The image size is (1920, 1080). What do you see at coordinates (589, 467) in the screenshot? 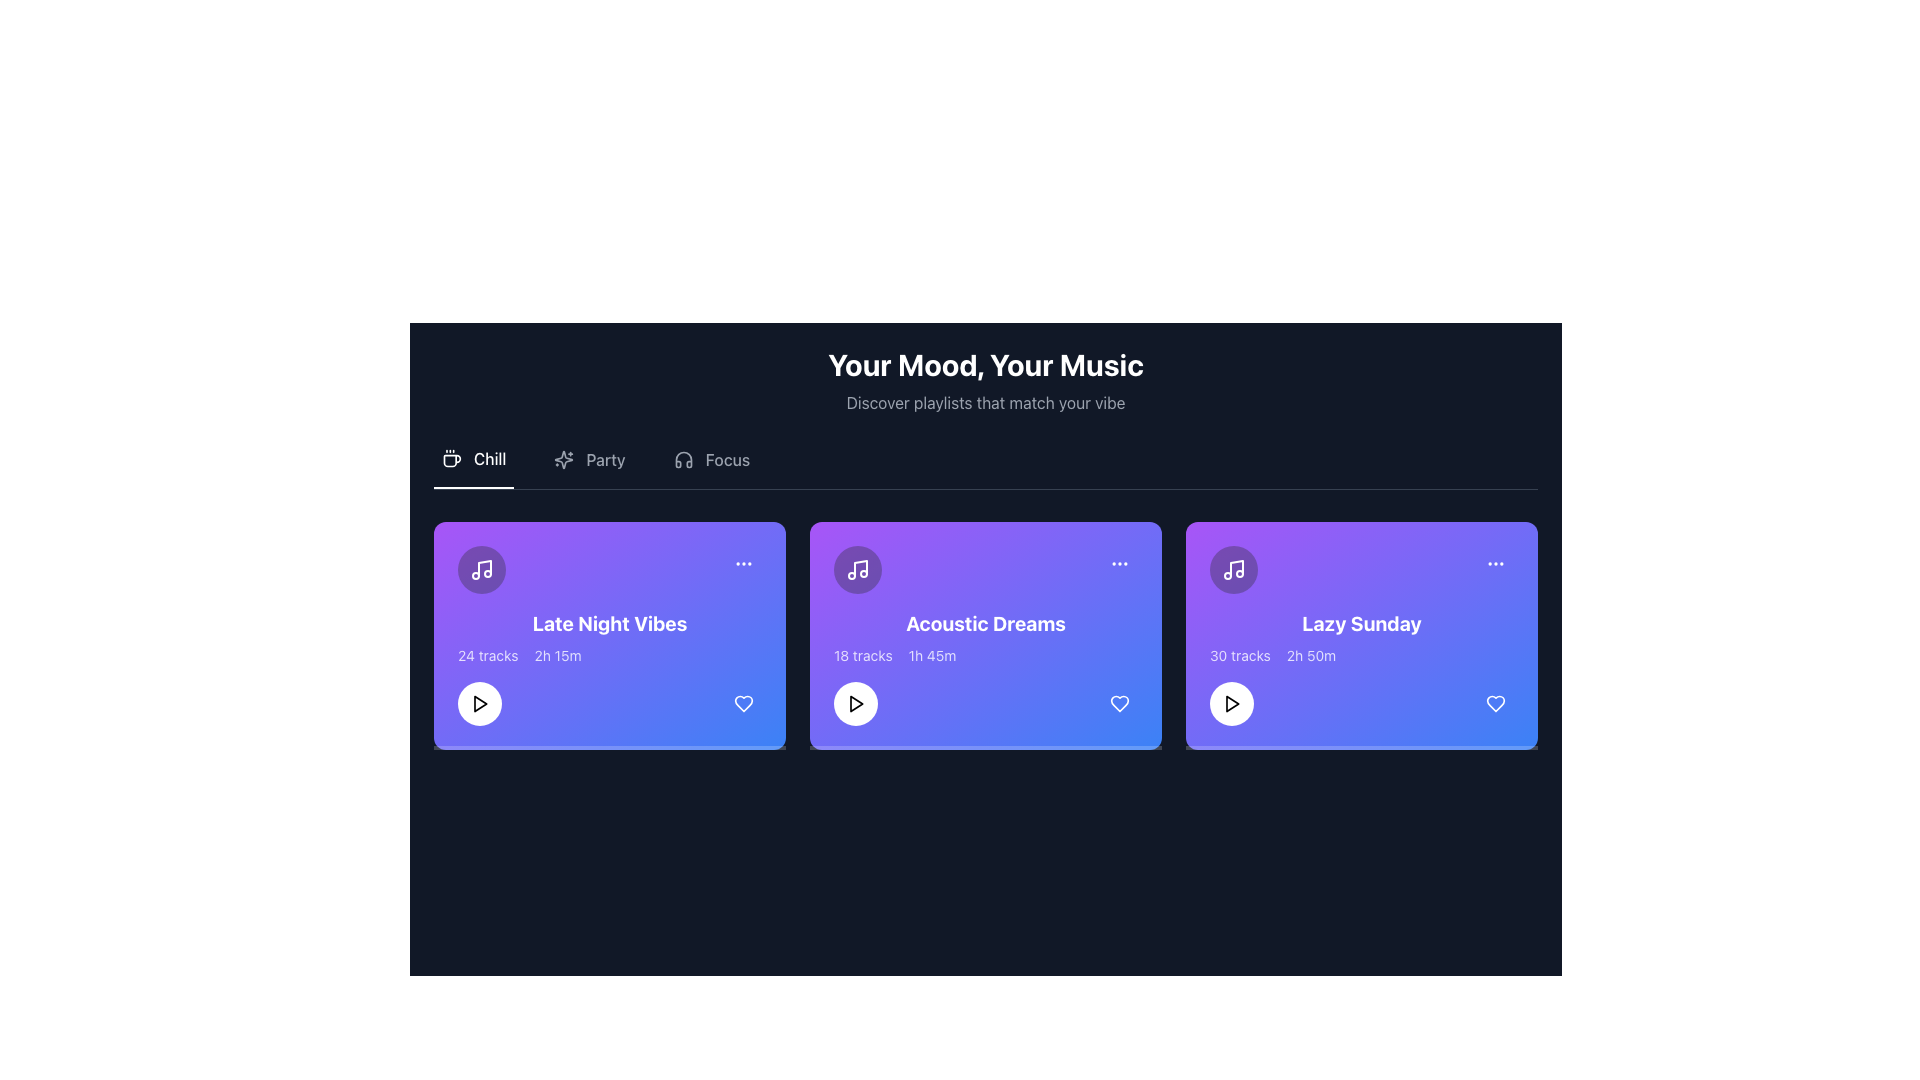
I see `the 'Party' button with a sparkles icon located in the top menu bar to observe the color change effect` at bounding box center [589, 467].